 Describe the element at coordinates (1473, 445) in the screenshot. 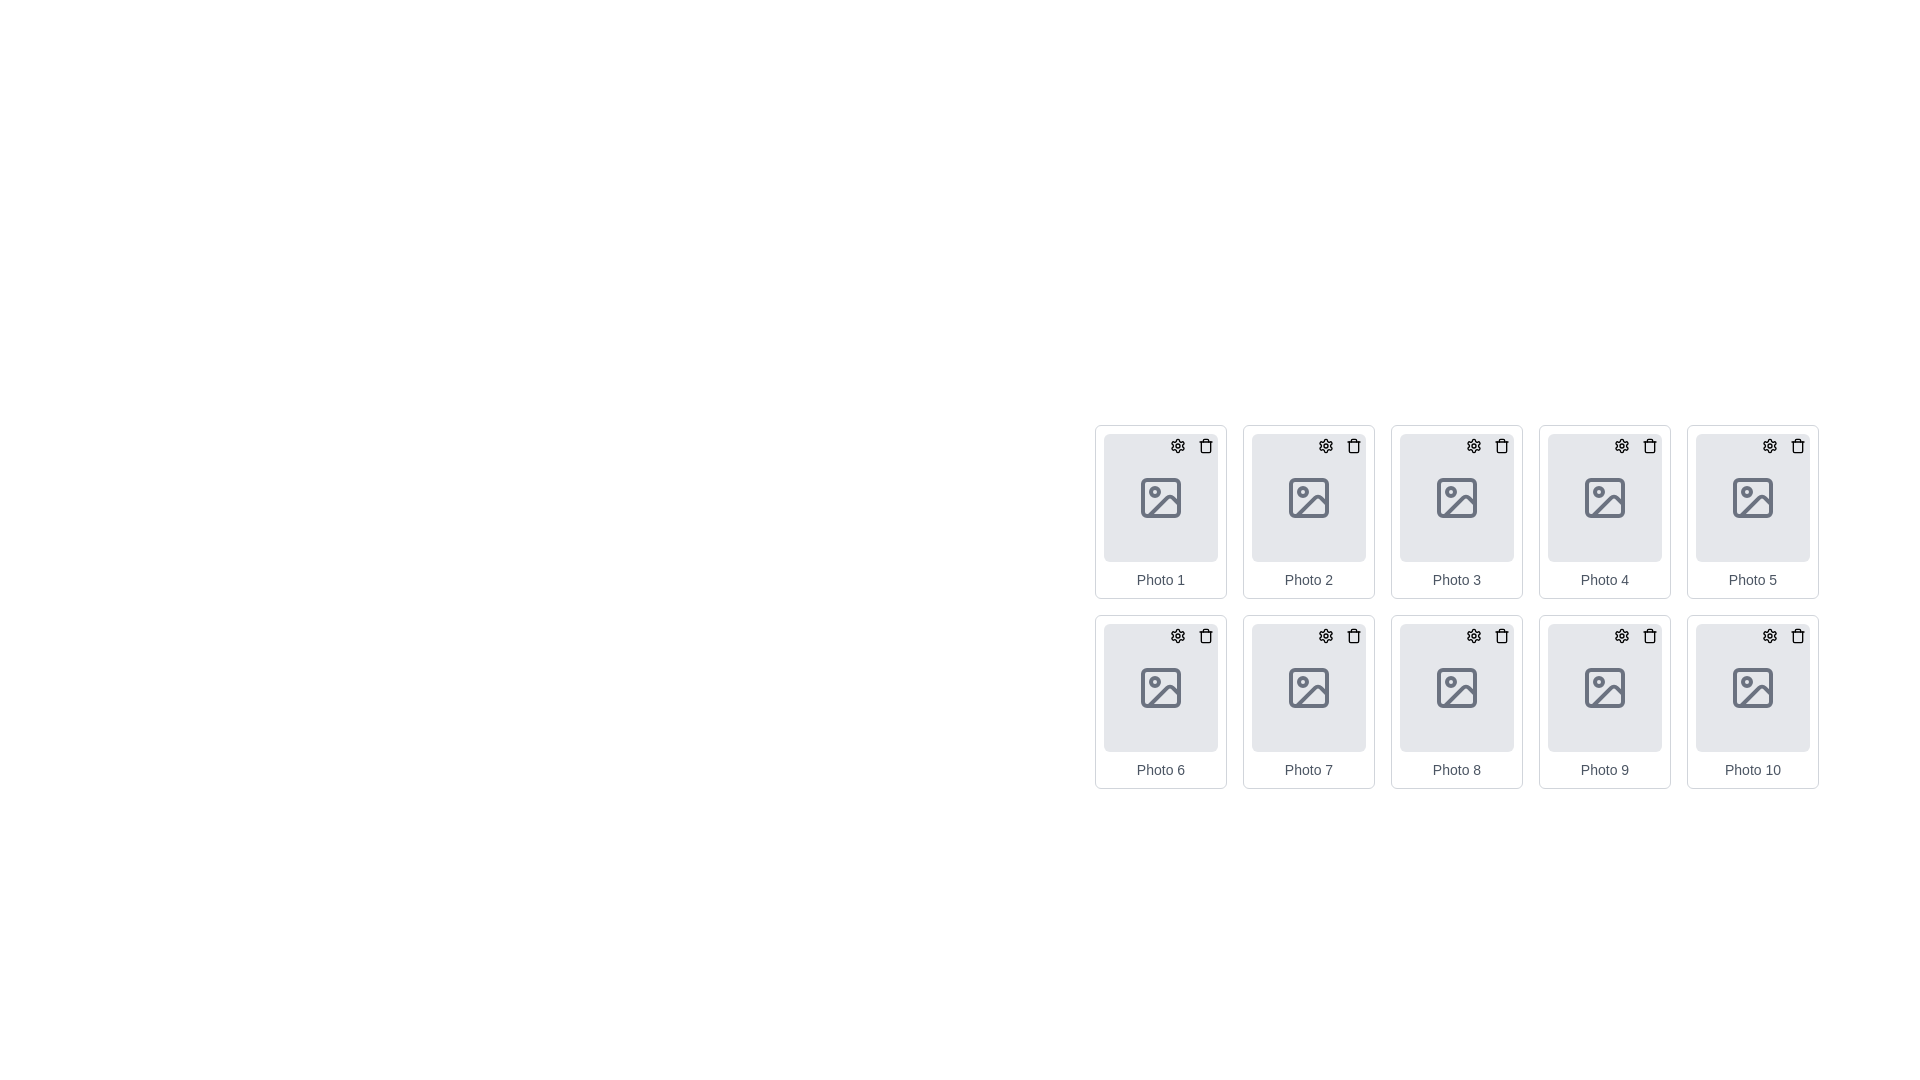

I see `the gear-shaped settings icon located in the top-right corner of the 'Photo 3' card` at that location.